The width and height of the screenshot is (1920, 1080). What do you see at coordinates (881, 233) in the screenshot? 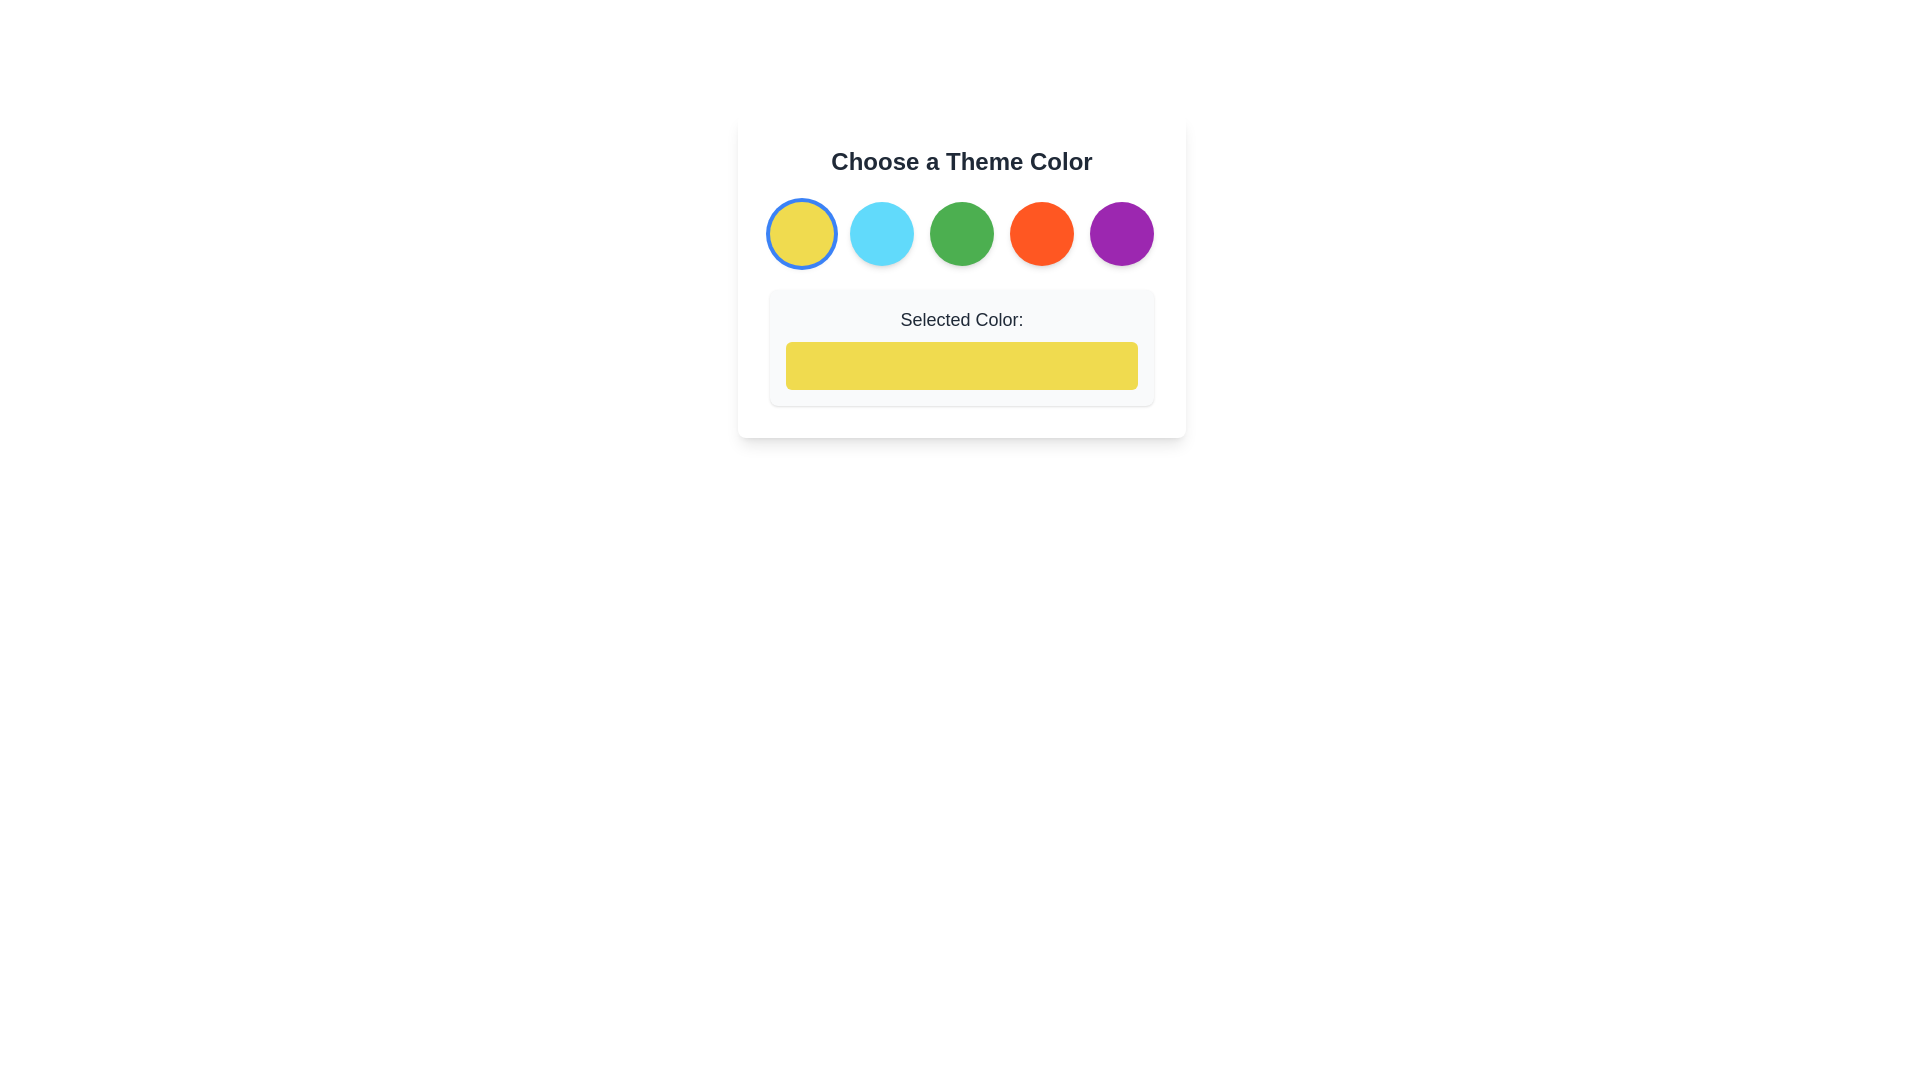
I see `the second circular button in a row of five buttons` at bounding box center [881, 233].